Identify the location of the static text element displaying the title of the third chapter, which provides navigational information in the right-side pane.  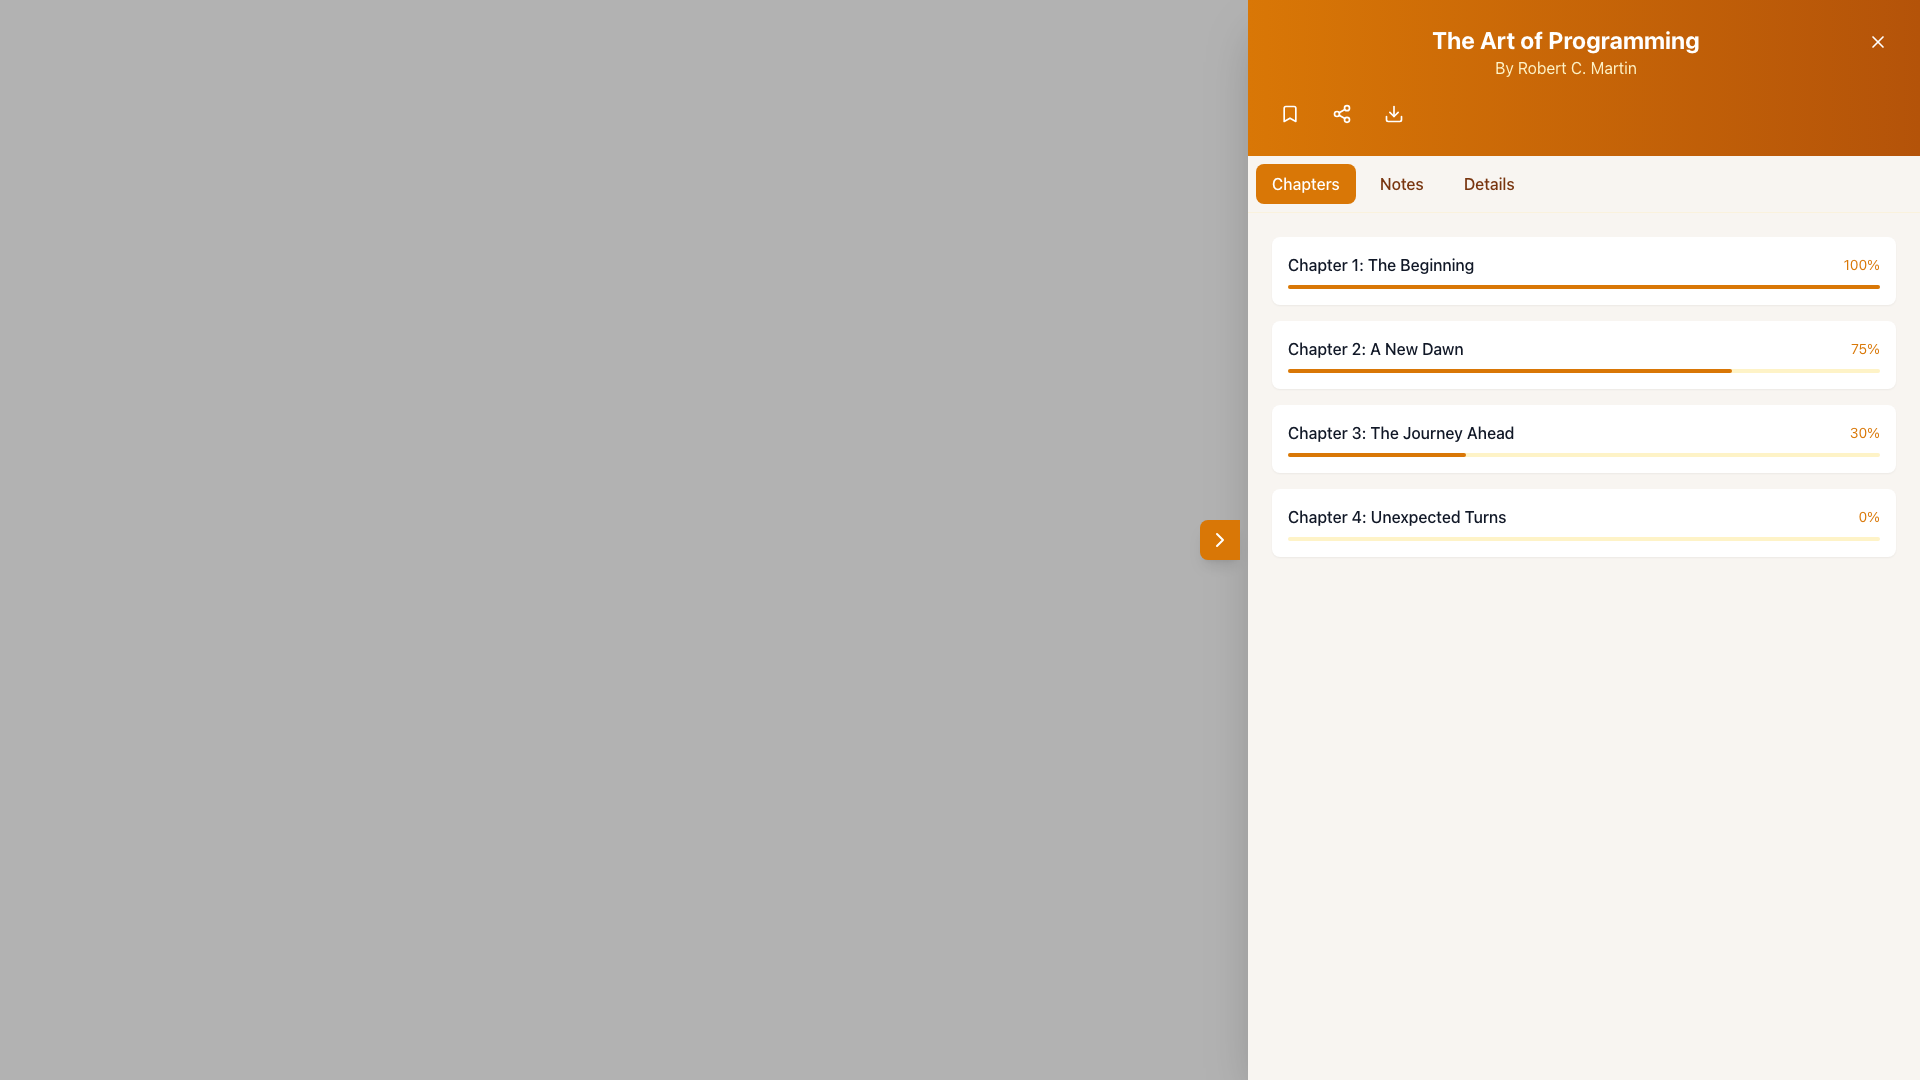
(1400, 431).